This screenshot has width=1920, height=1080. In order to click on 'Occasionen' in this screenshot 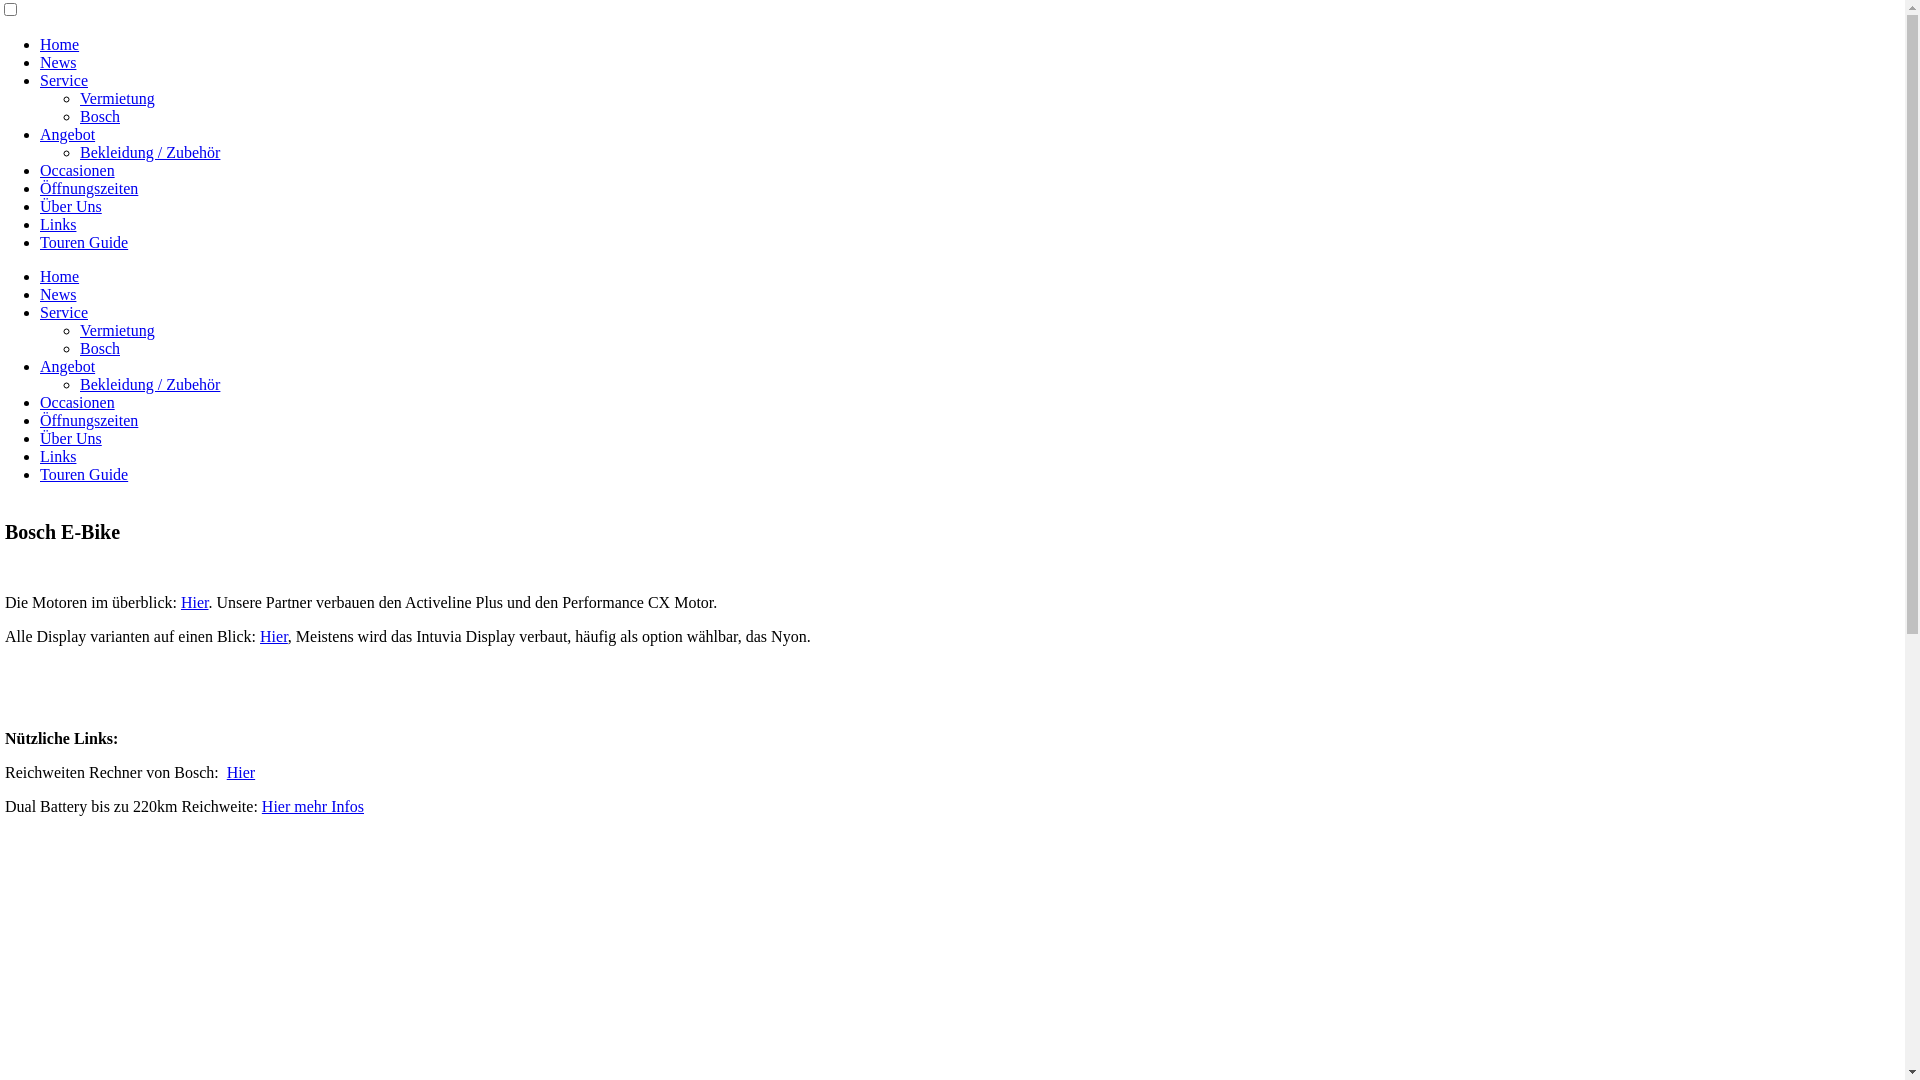, I will do `click(77, 169)`.